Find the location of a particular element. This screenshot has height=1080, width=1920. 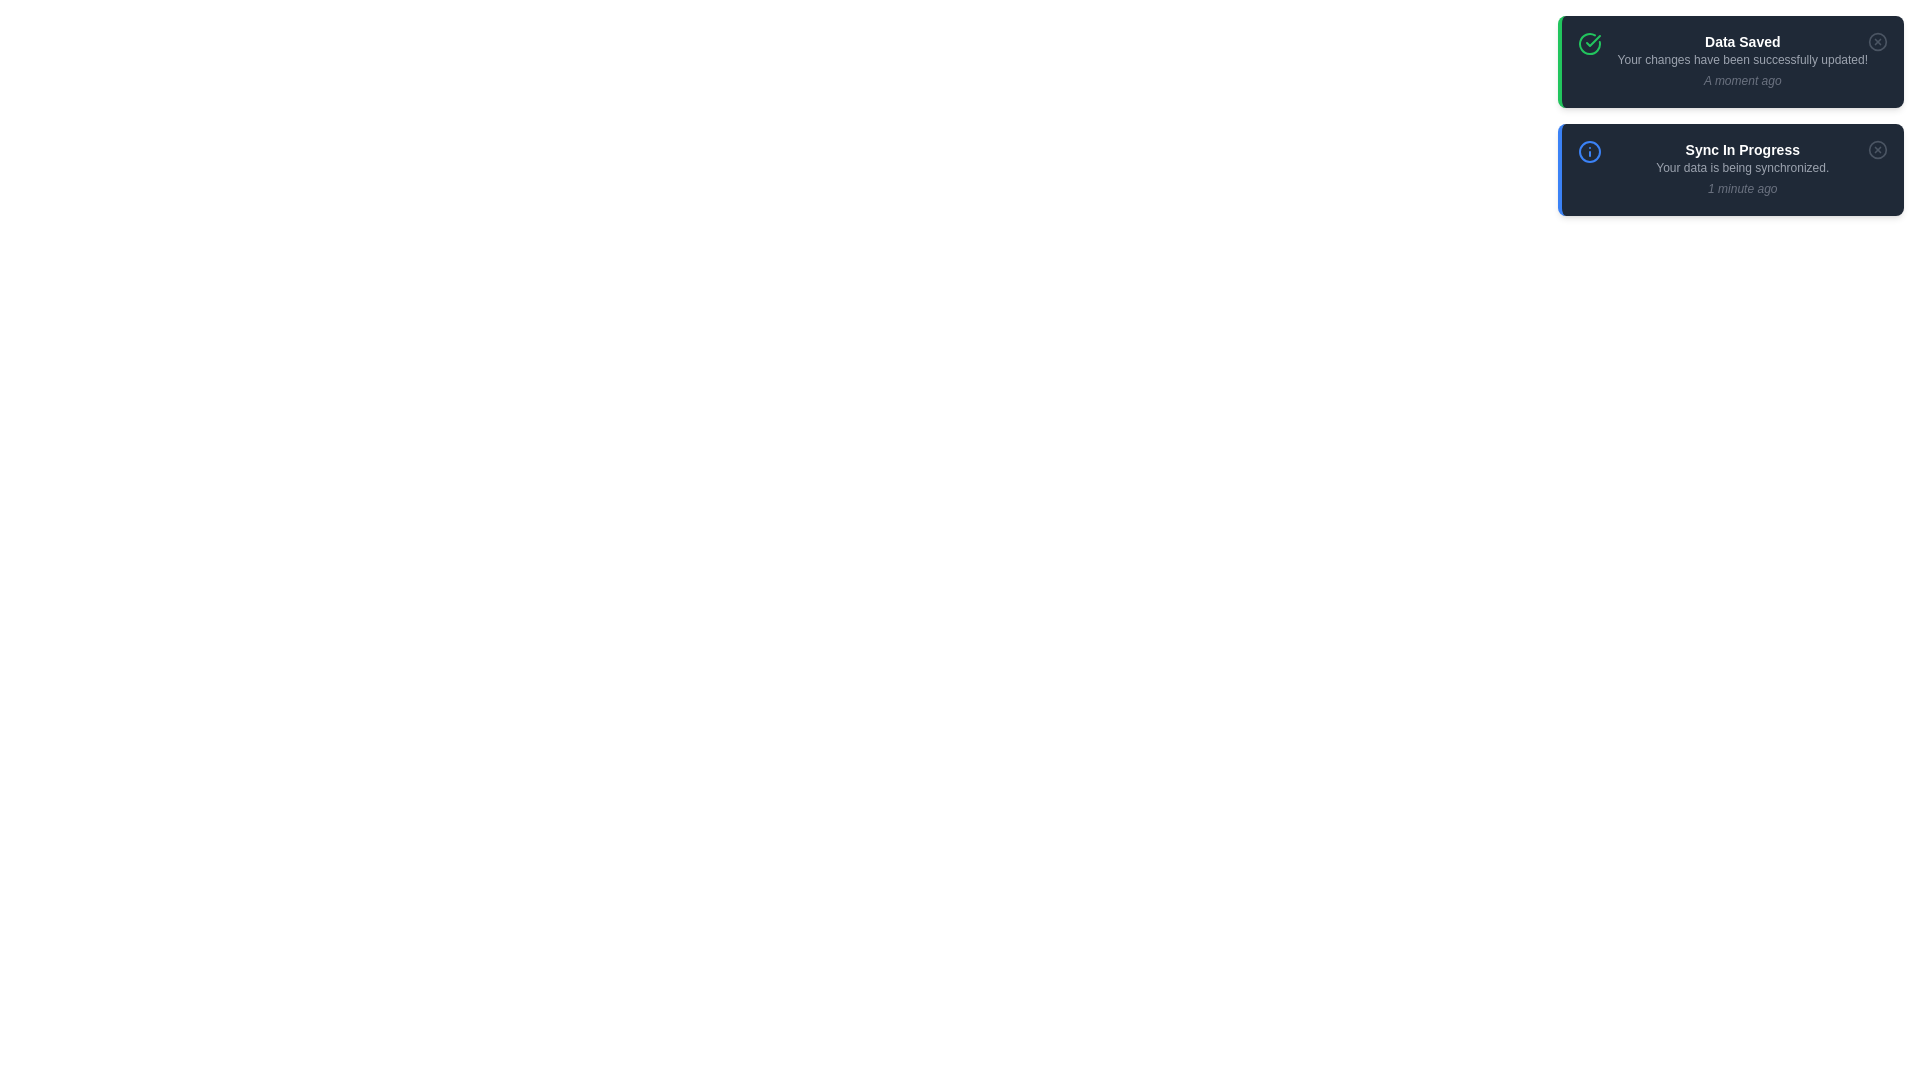

the notification icon for Sync In Progress is located at coordinates (1588, 150).